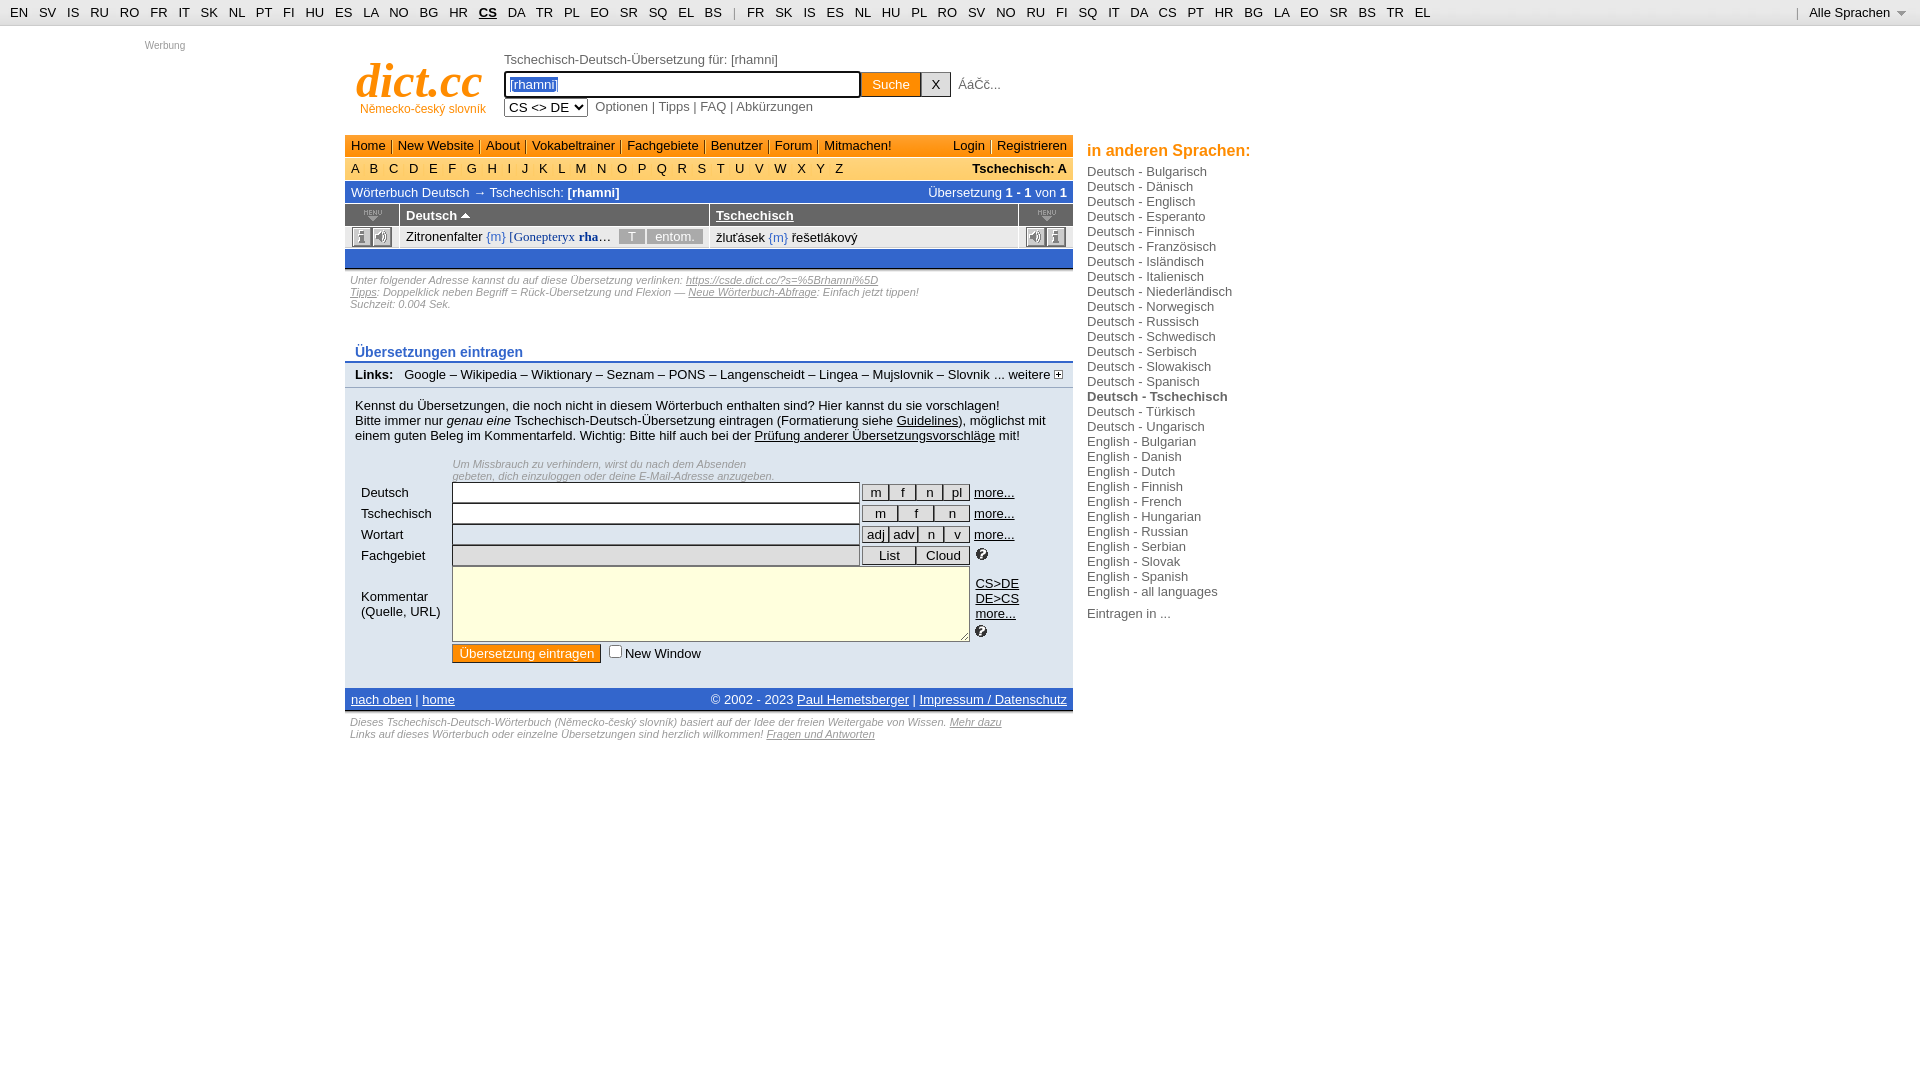 The width and height of the screenshot is (1920, 1080). Describe the element at coordinates (1085, 576) in the screenshot. I see `'English - Spanish'` at that location.